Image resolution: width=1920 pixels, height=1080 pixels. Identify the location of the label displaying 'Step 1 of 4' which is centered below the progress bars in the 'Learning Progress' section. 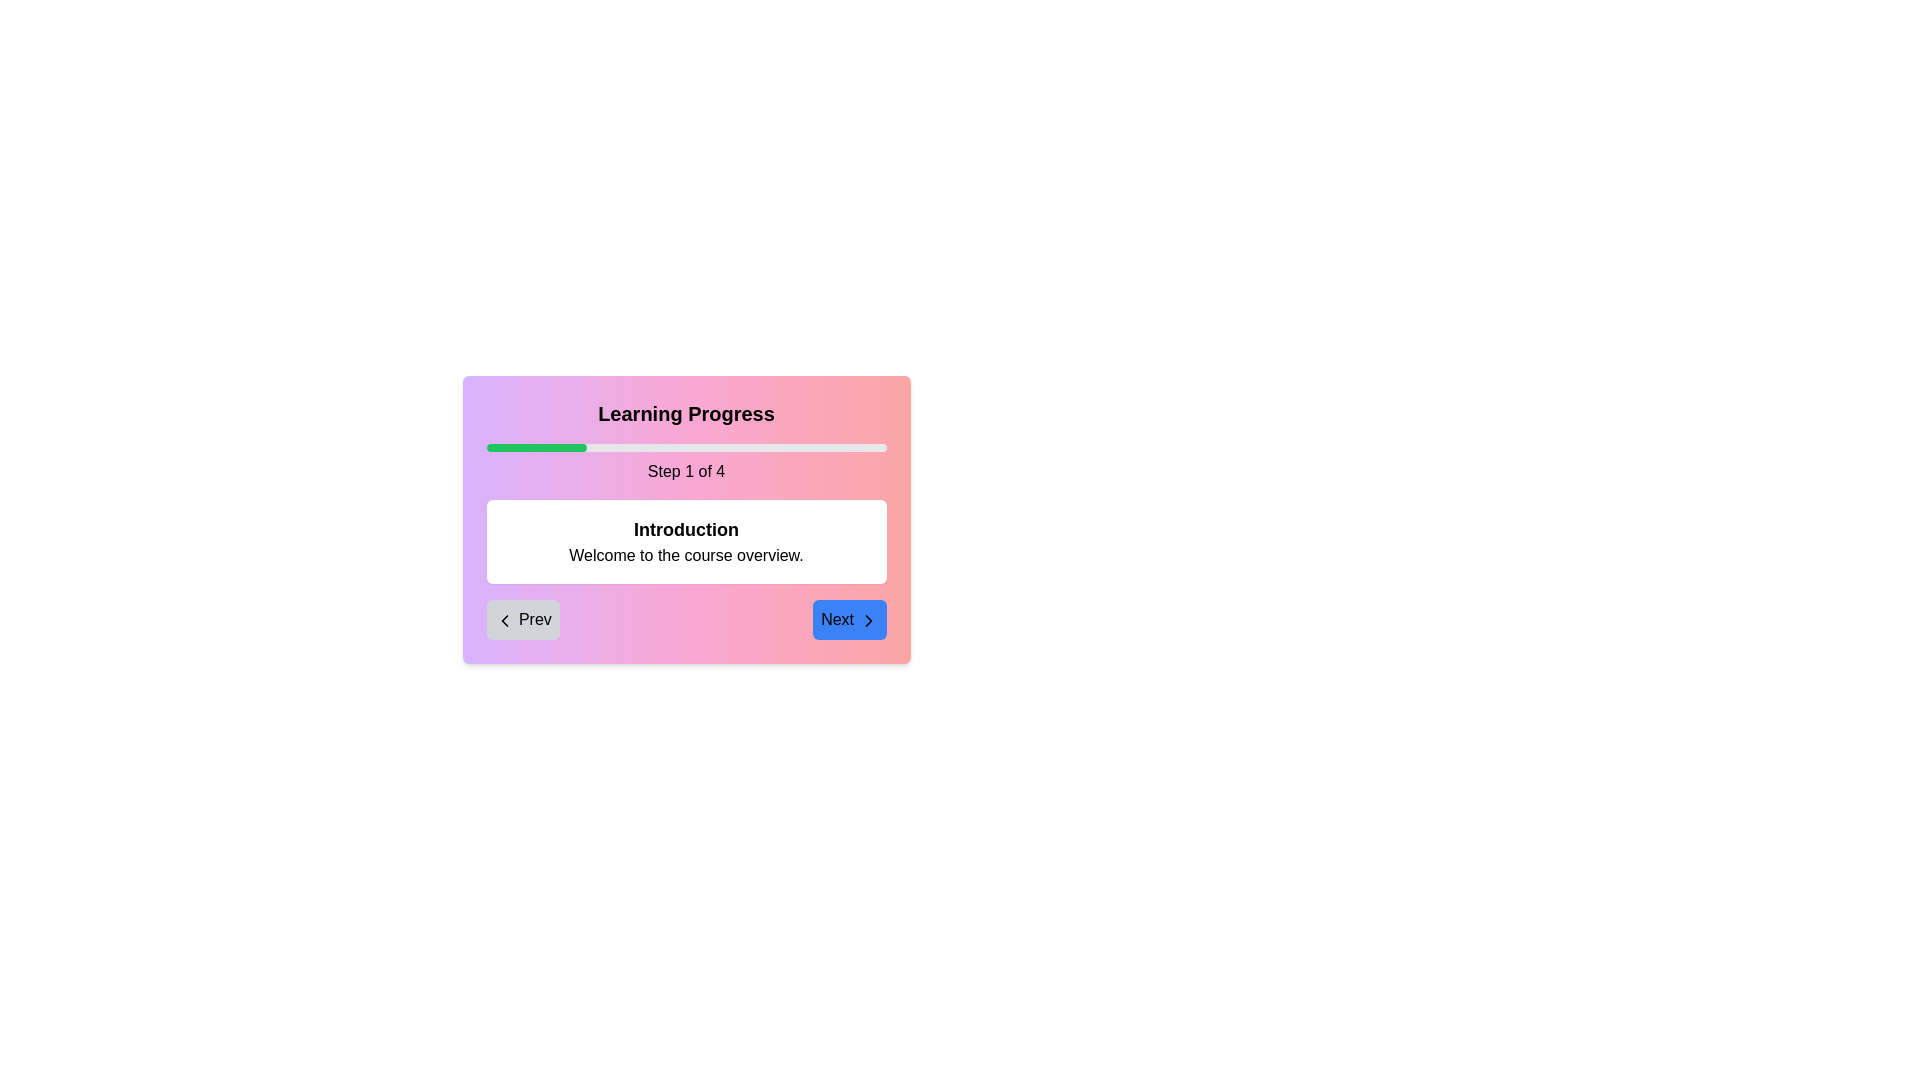
(686, 471).